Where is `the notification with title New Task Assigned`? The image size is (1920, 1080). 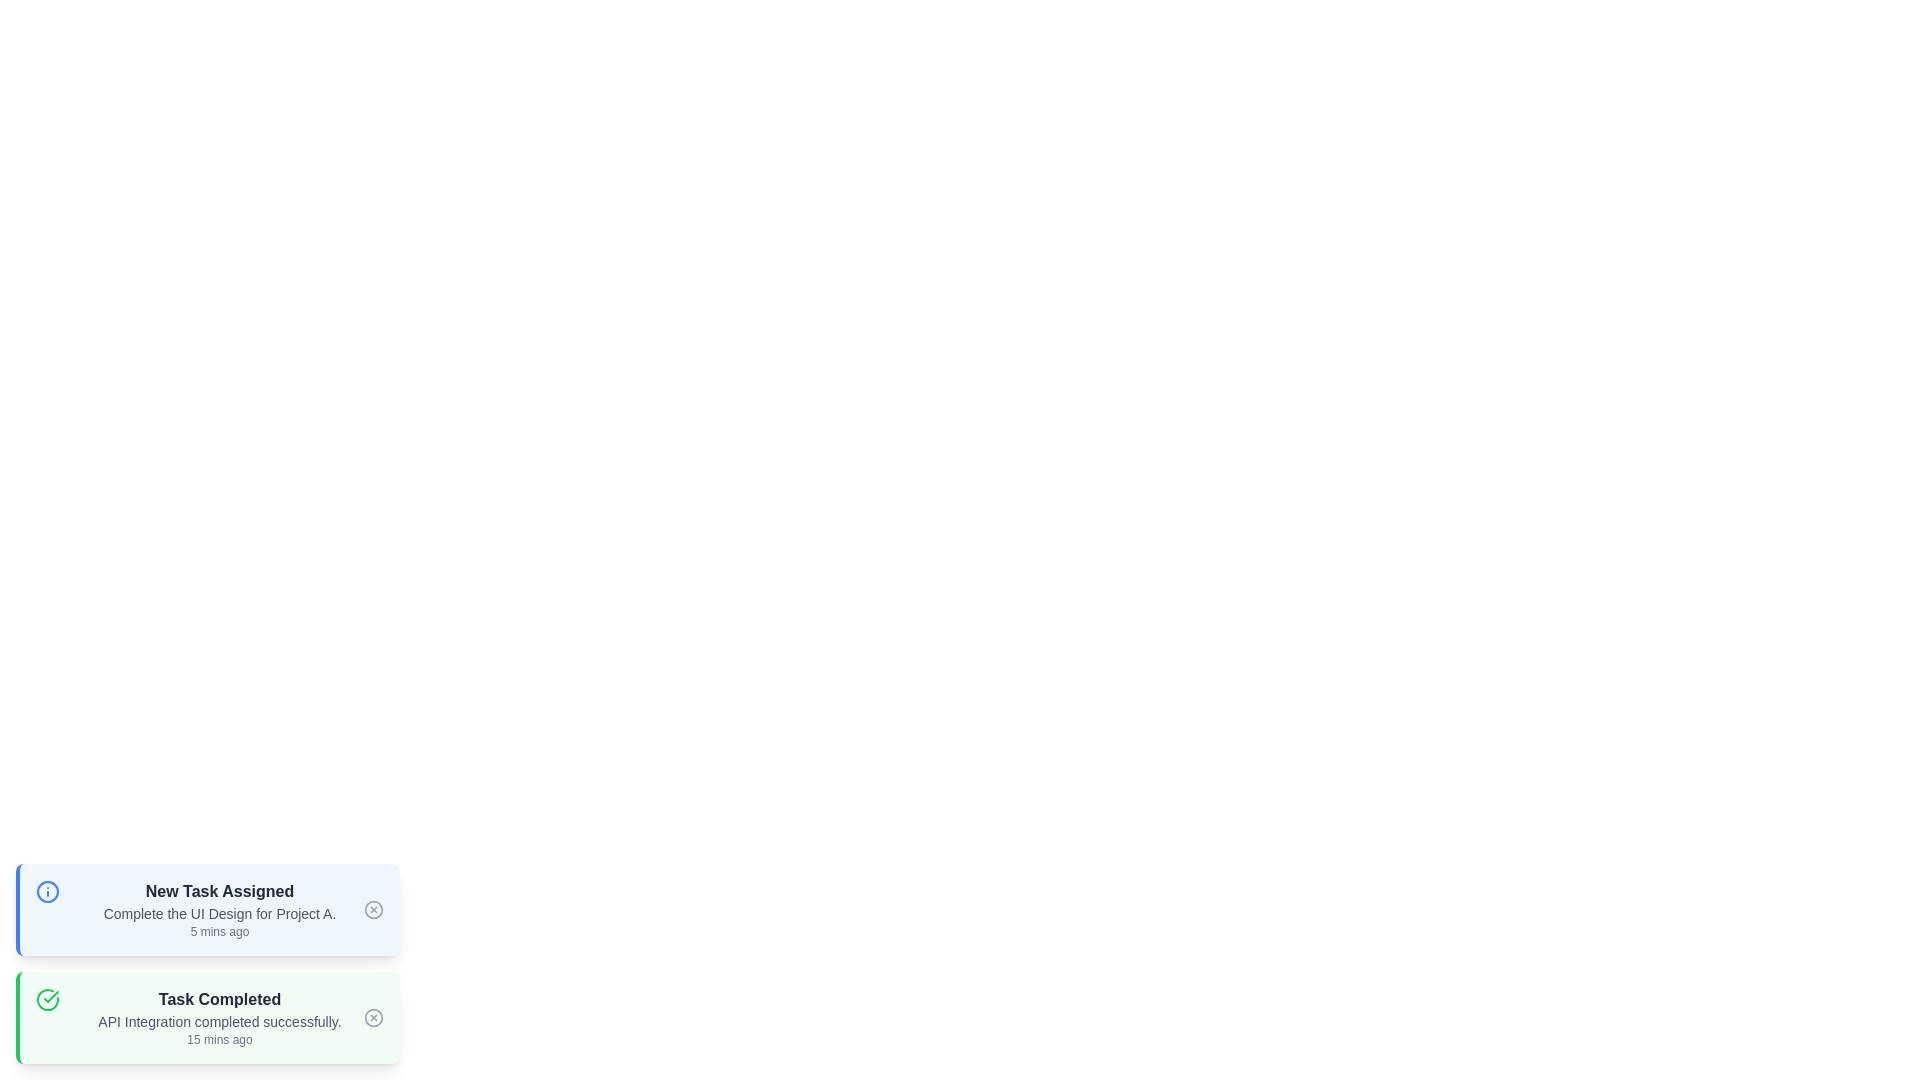
the notification with title New Task Assigned is located at coordinates (207, 910).